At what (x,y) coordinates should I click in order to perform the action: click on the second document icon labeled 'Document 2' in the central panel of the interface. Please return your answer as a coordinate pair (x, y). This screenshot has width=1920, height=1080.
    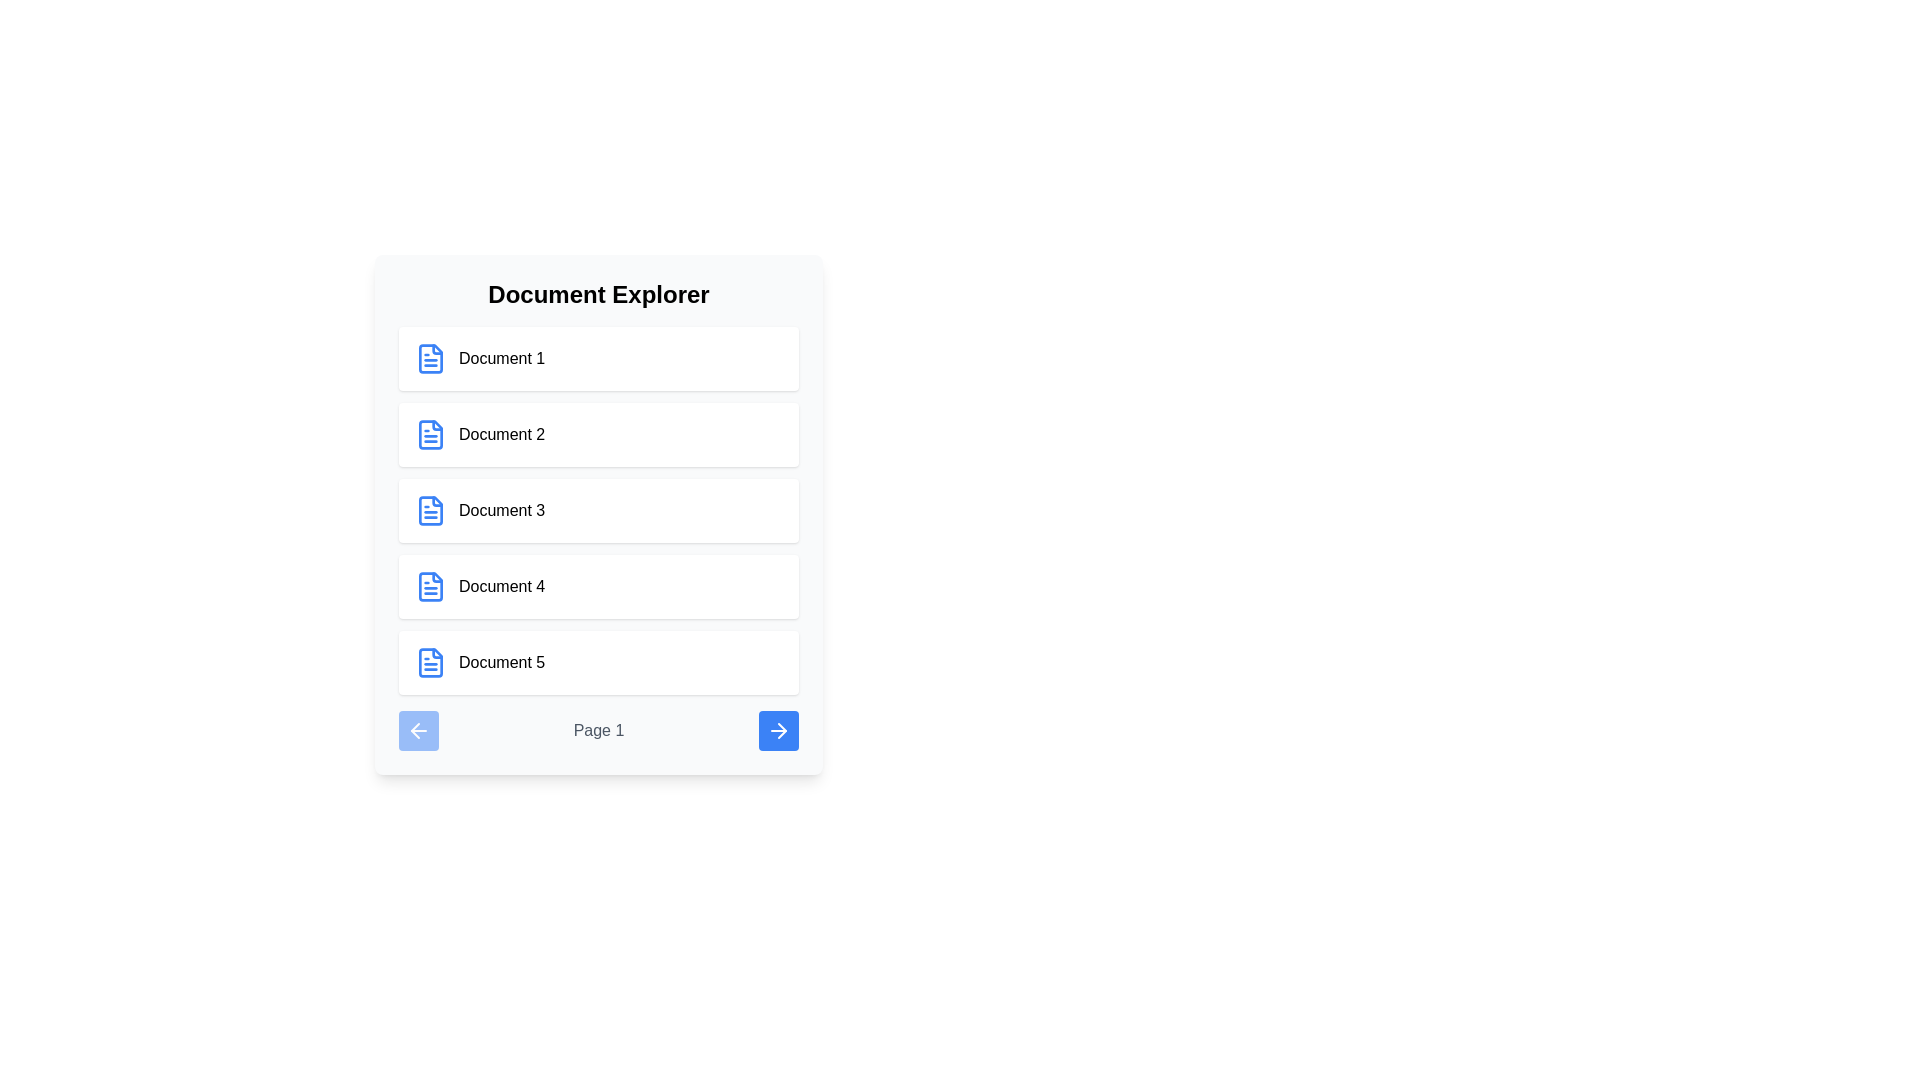
    Looking at the image, I should click on (430, 434).